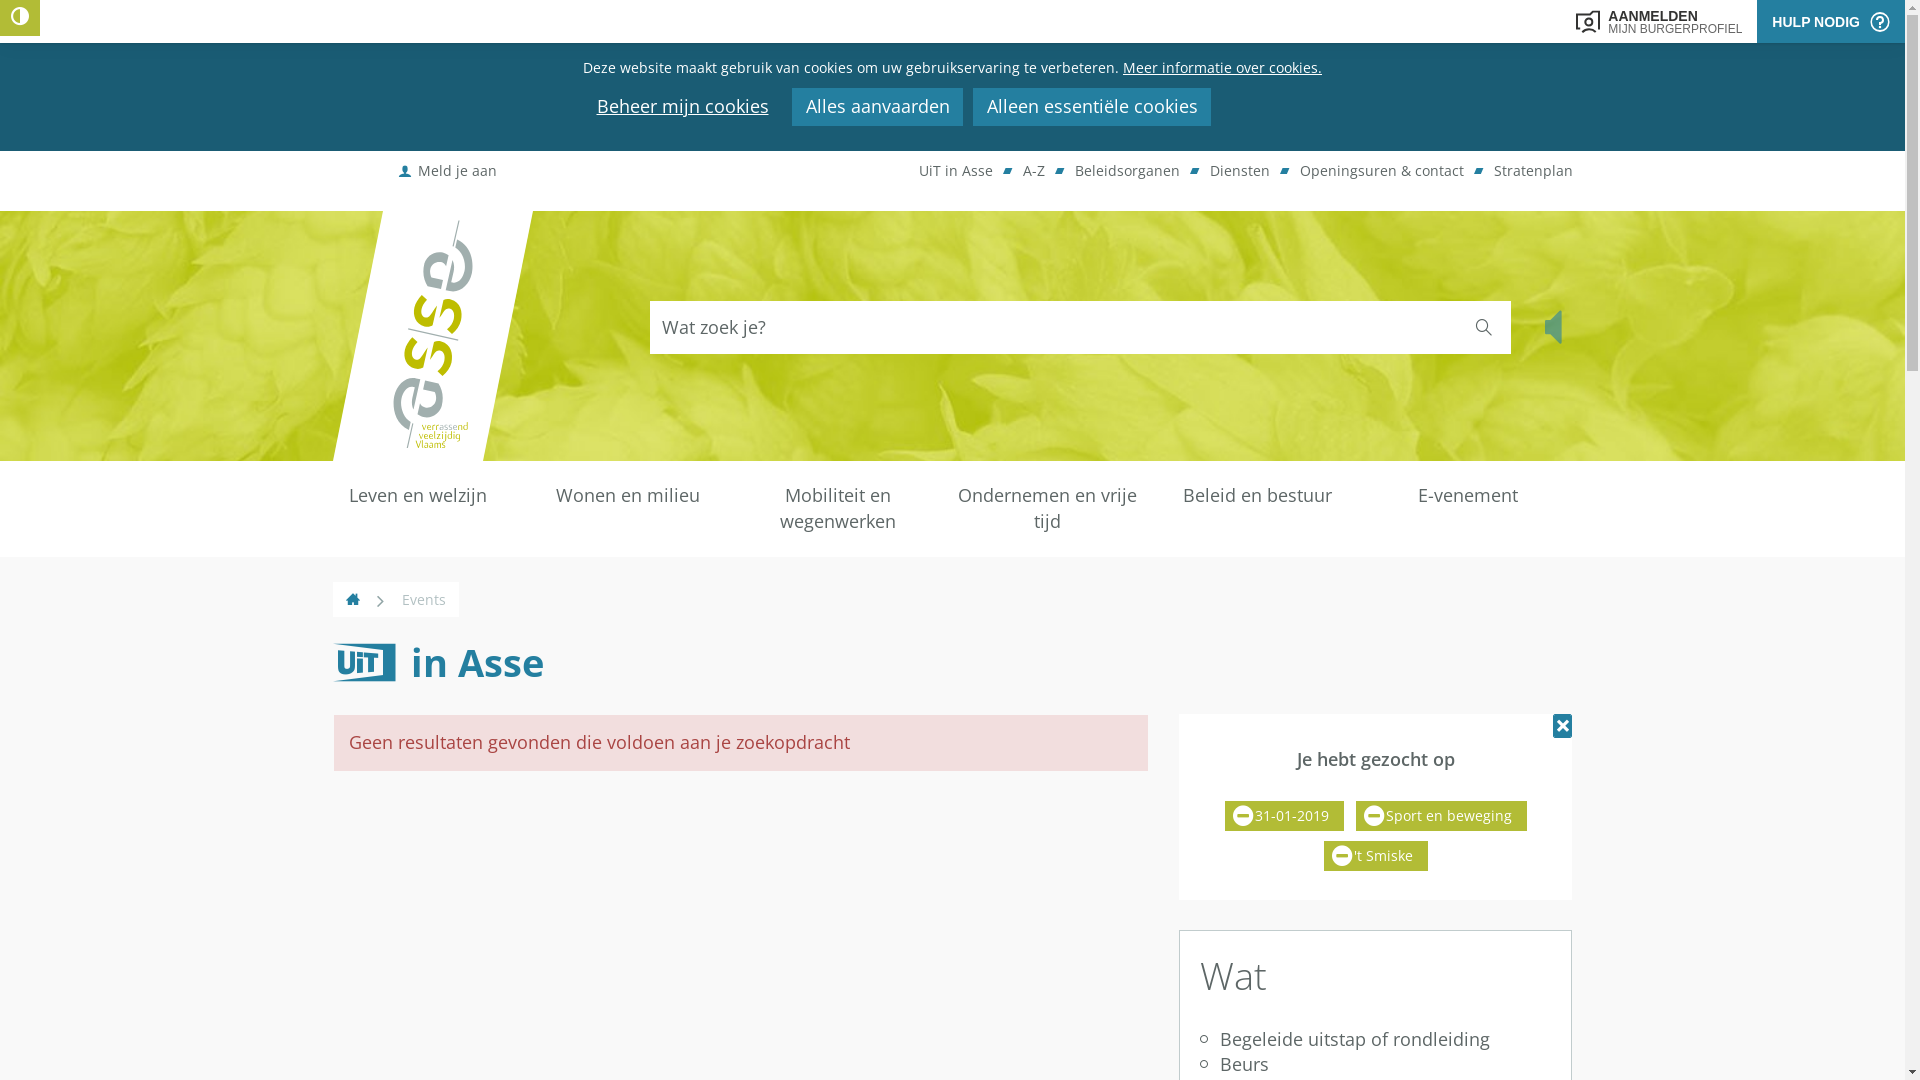 The height and width of the screenshot is (1080, 1920). Describe the element at coordinates (1532, 170) in the screenshot. I see `'Stratenplan'` at that location.